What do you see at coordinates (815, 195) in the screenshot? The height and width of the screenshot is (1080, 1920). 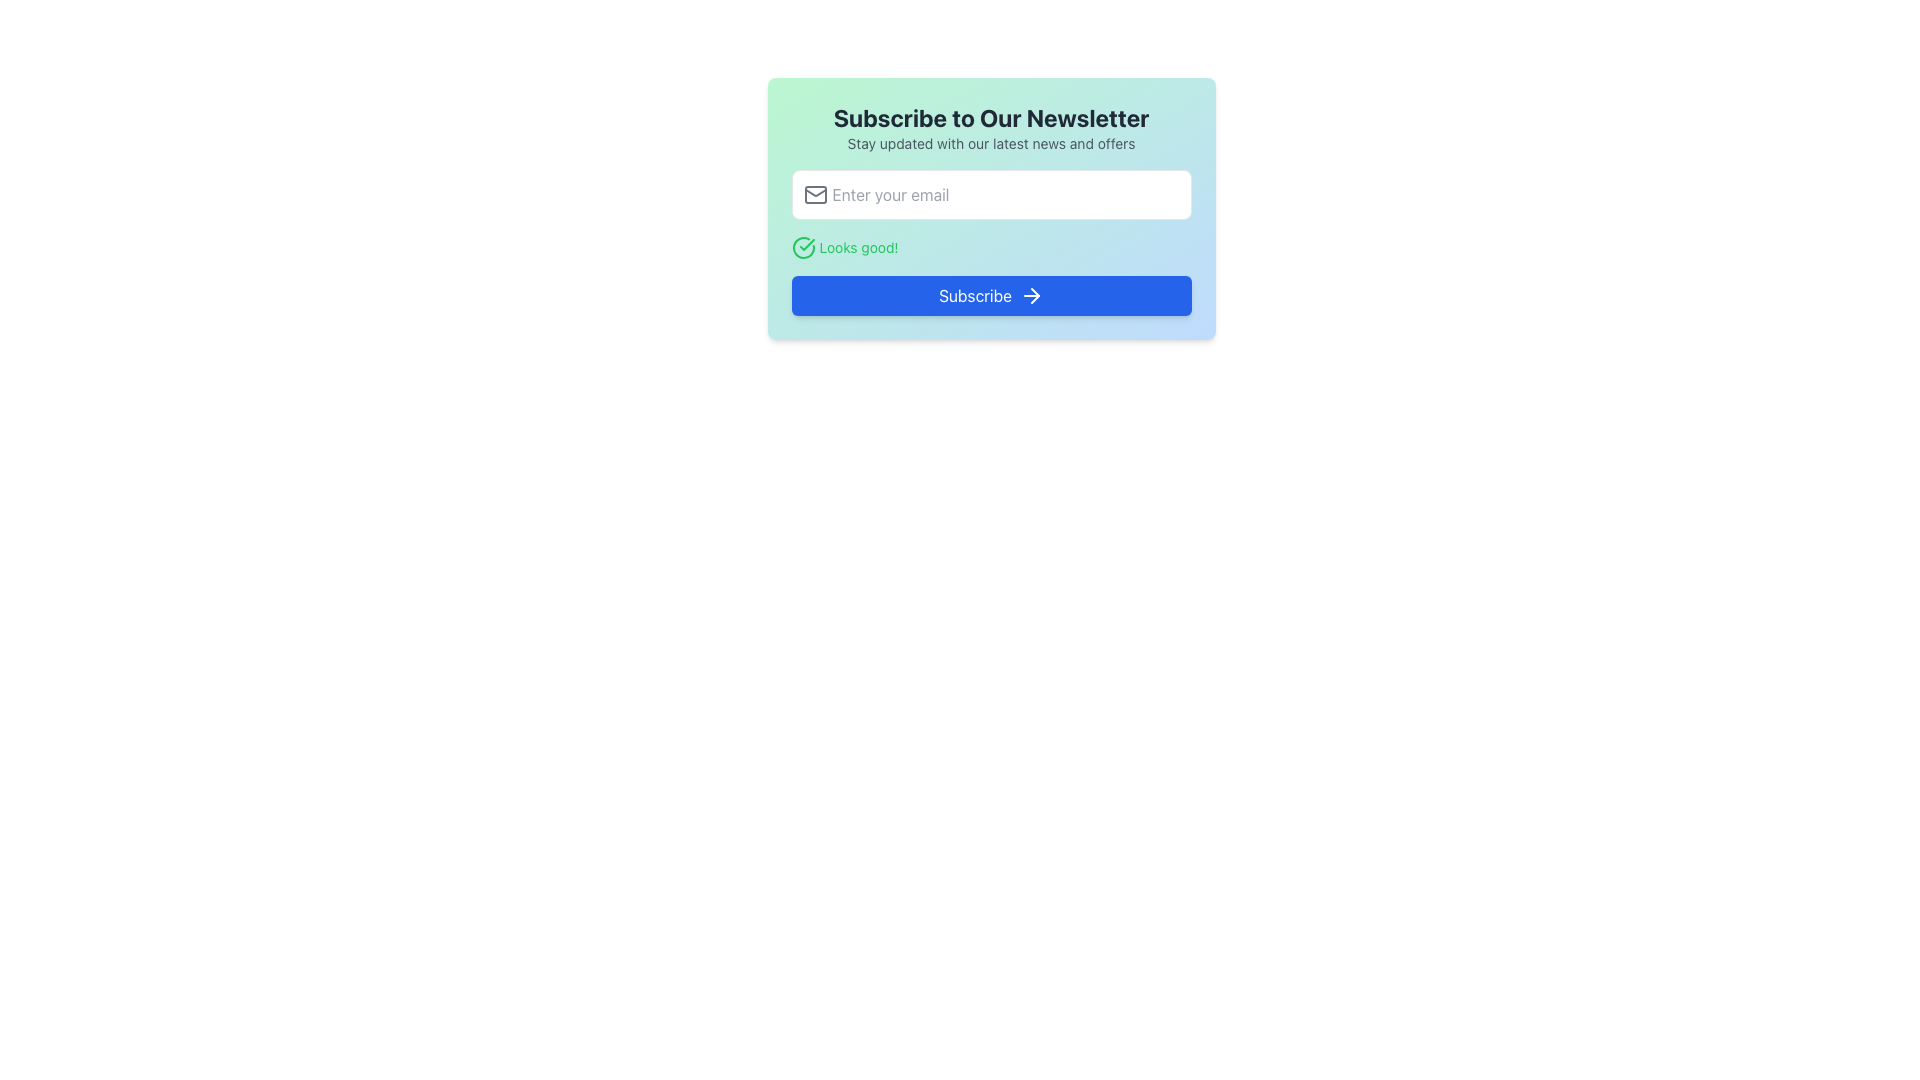 I see `the decorative SVG envelope element located to the left of the email input field in the newsletter subscription form` at bounding box center [815, 195].